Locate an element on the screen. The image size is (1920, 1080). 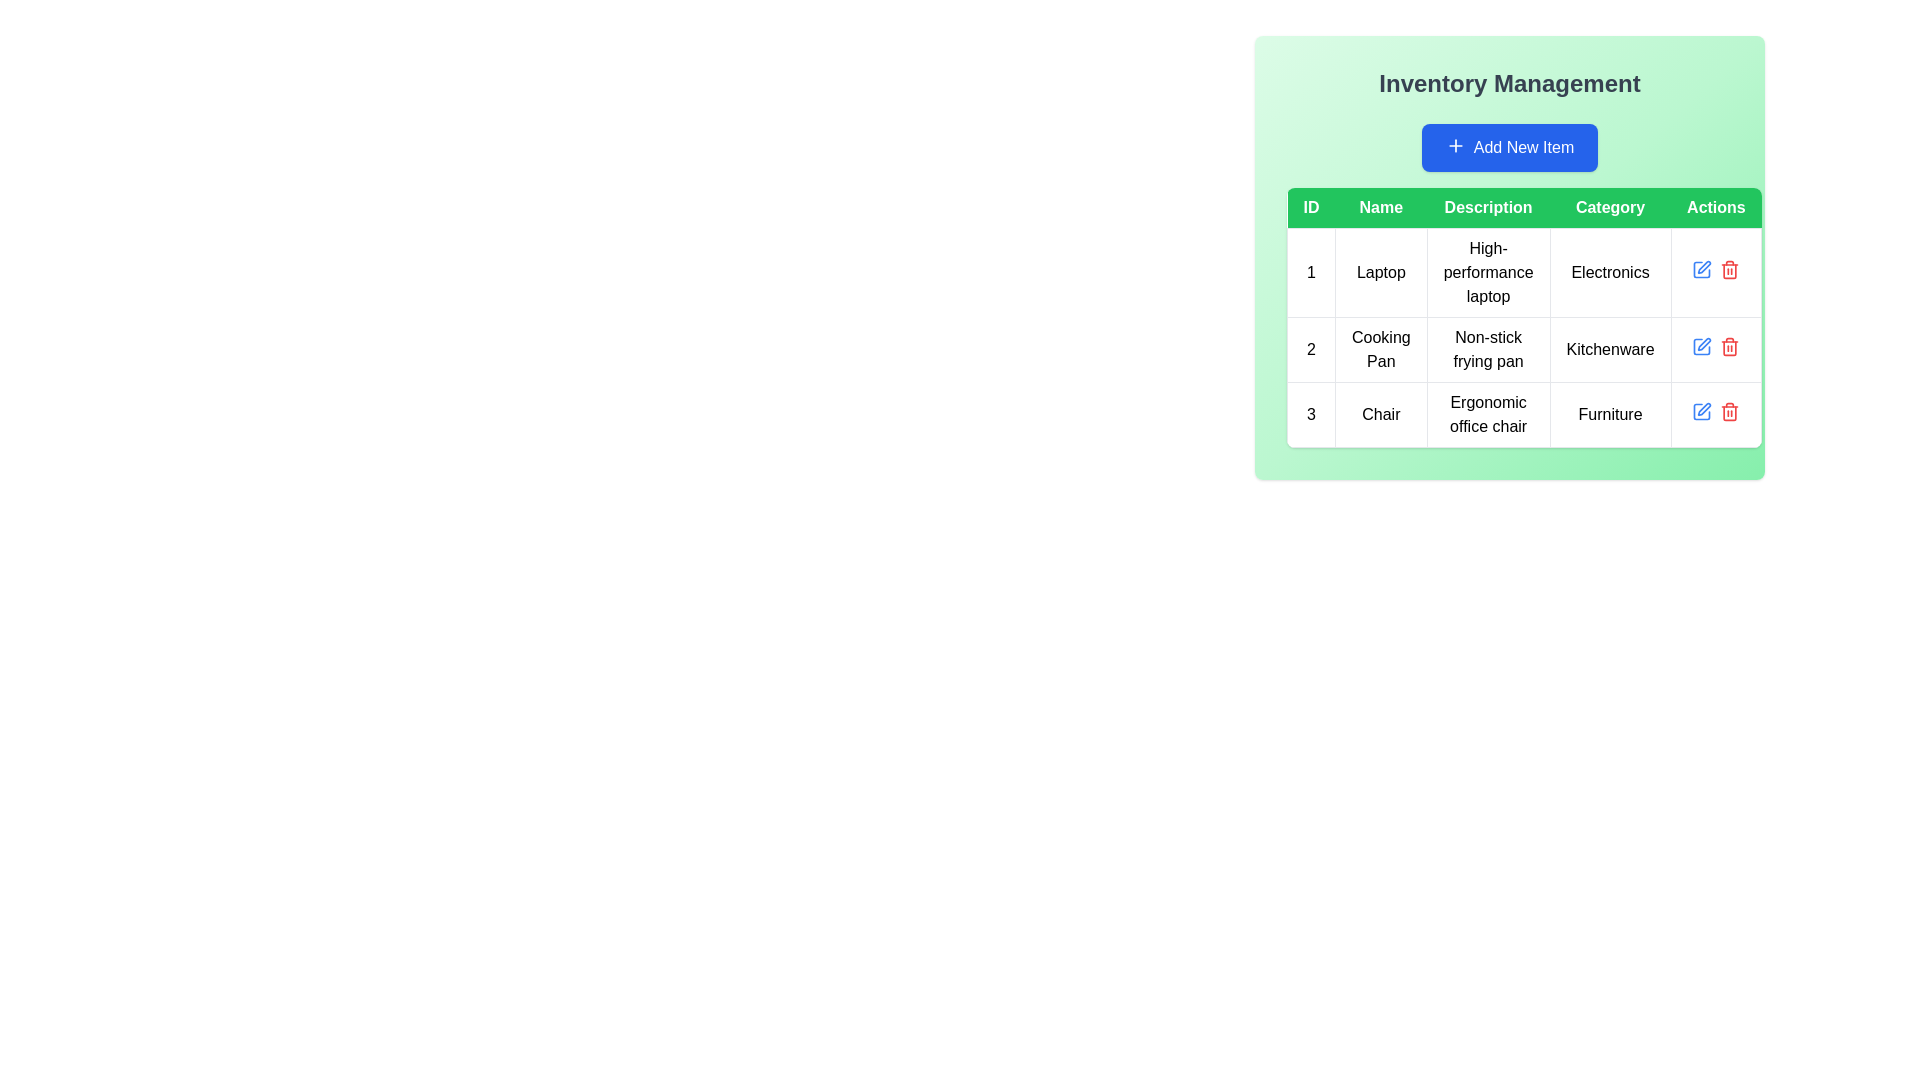
the Text Display element that shows the word 'Chair' in black text, located in the second column of the third row in the table is located at coordinates (1380, 414).